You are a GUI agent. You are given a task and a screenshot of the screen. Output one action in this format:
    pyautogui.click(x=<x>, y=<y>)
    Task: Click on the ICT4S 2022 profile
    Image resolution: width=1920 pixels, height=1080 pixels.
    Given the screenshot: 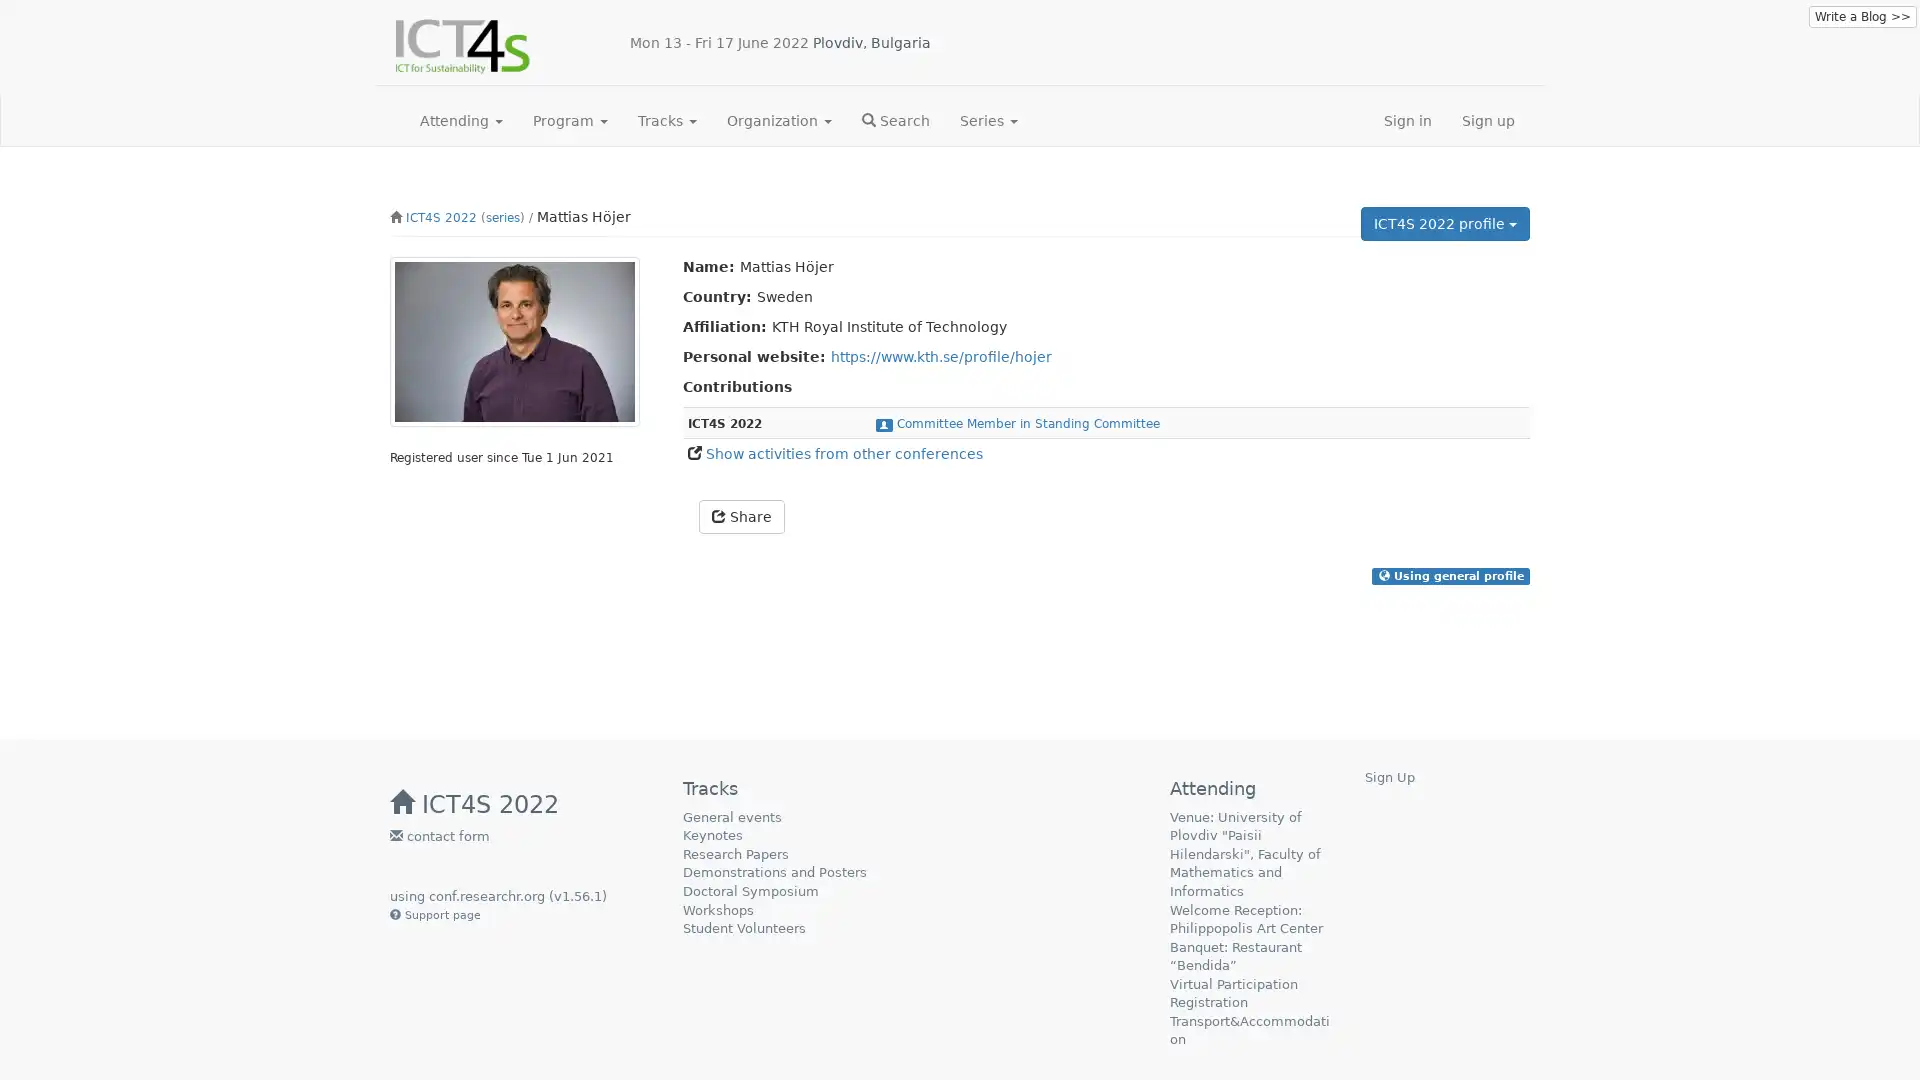 What is the action you would take?
    pyautogui.click(x=1445, y=223)
    